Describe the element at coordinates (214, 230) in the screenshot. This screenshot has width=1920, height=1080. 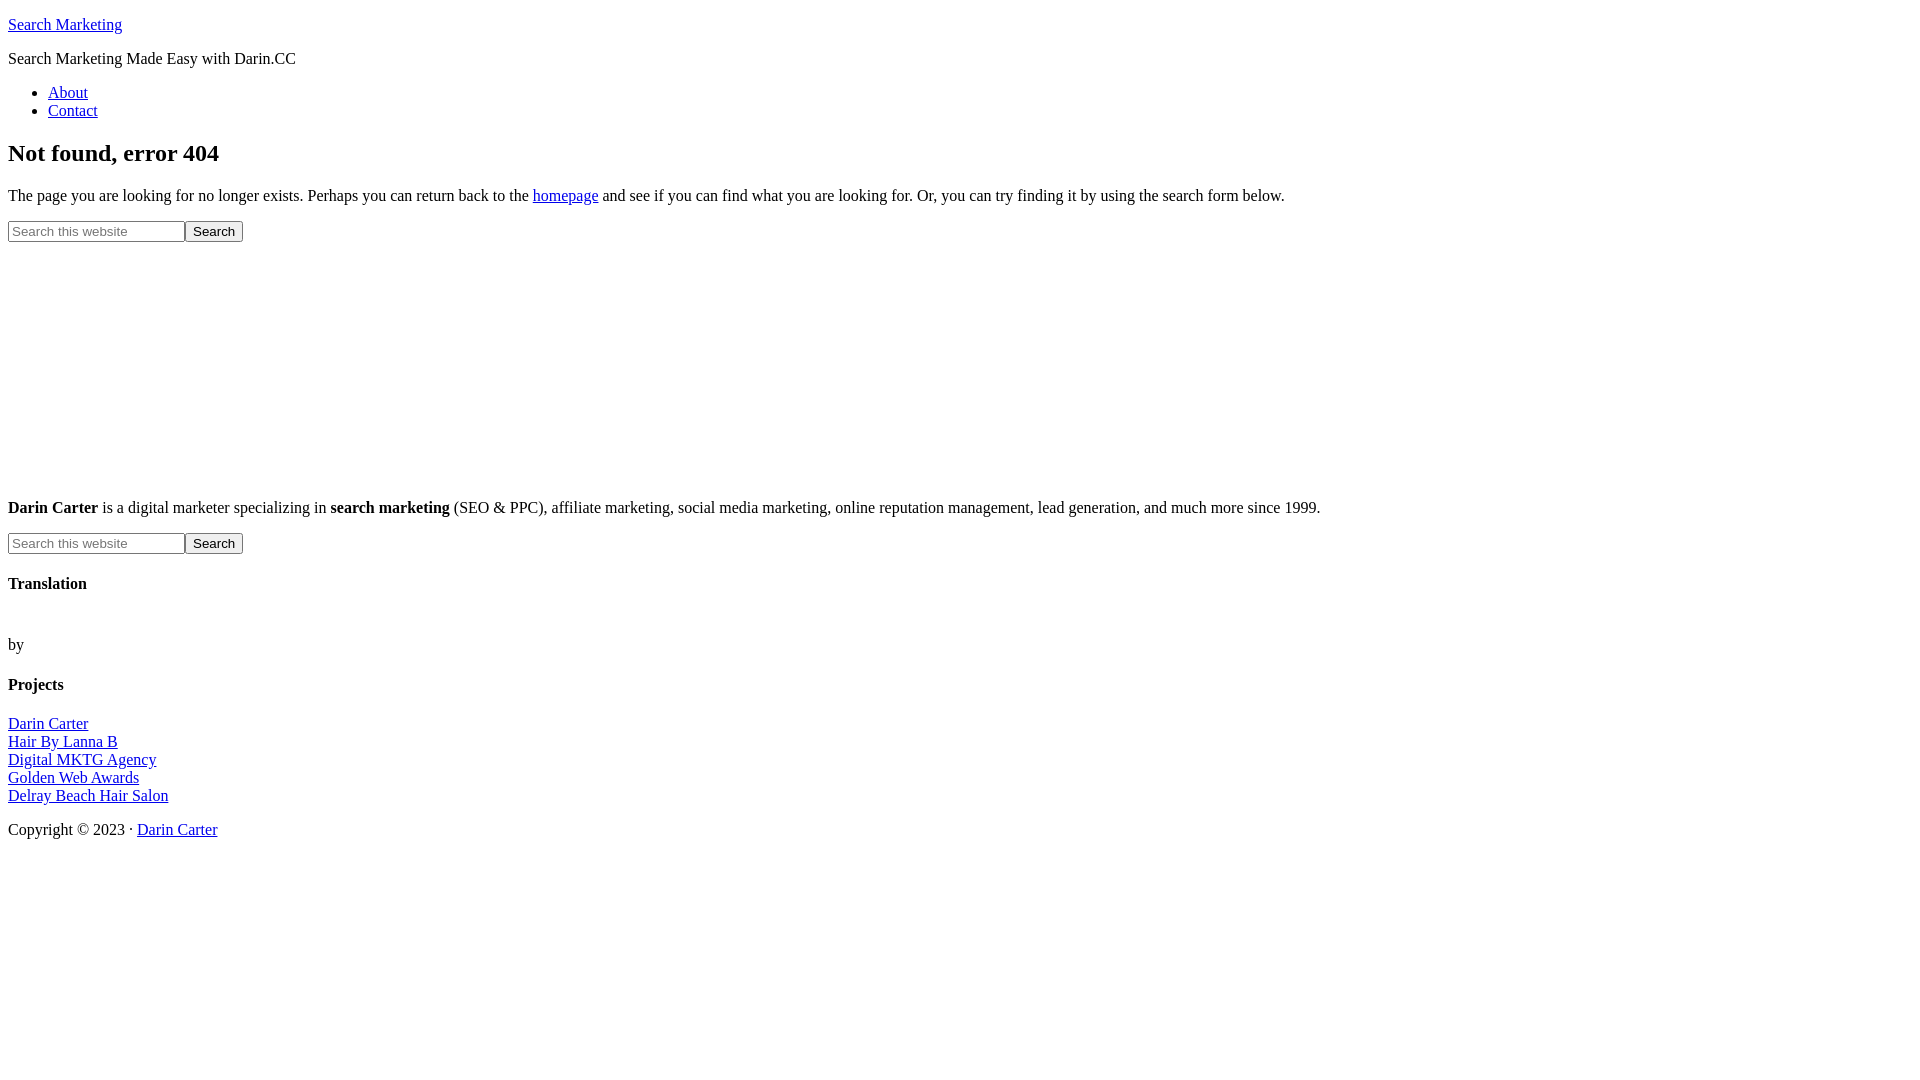
I see `'Search'` at that location.